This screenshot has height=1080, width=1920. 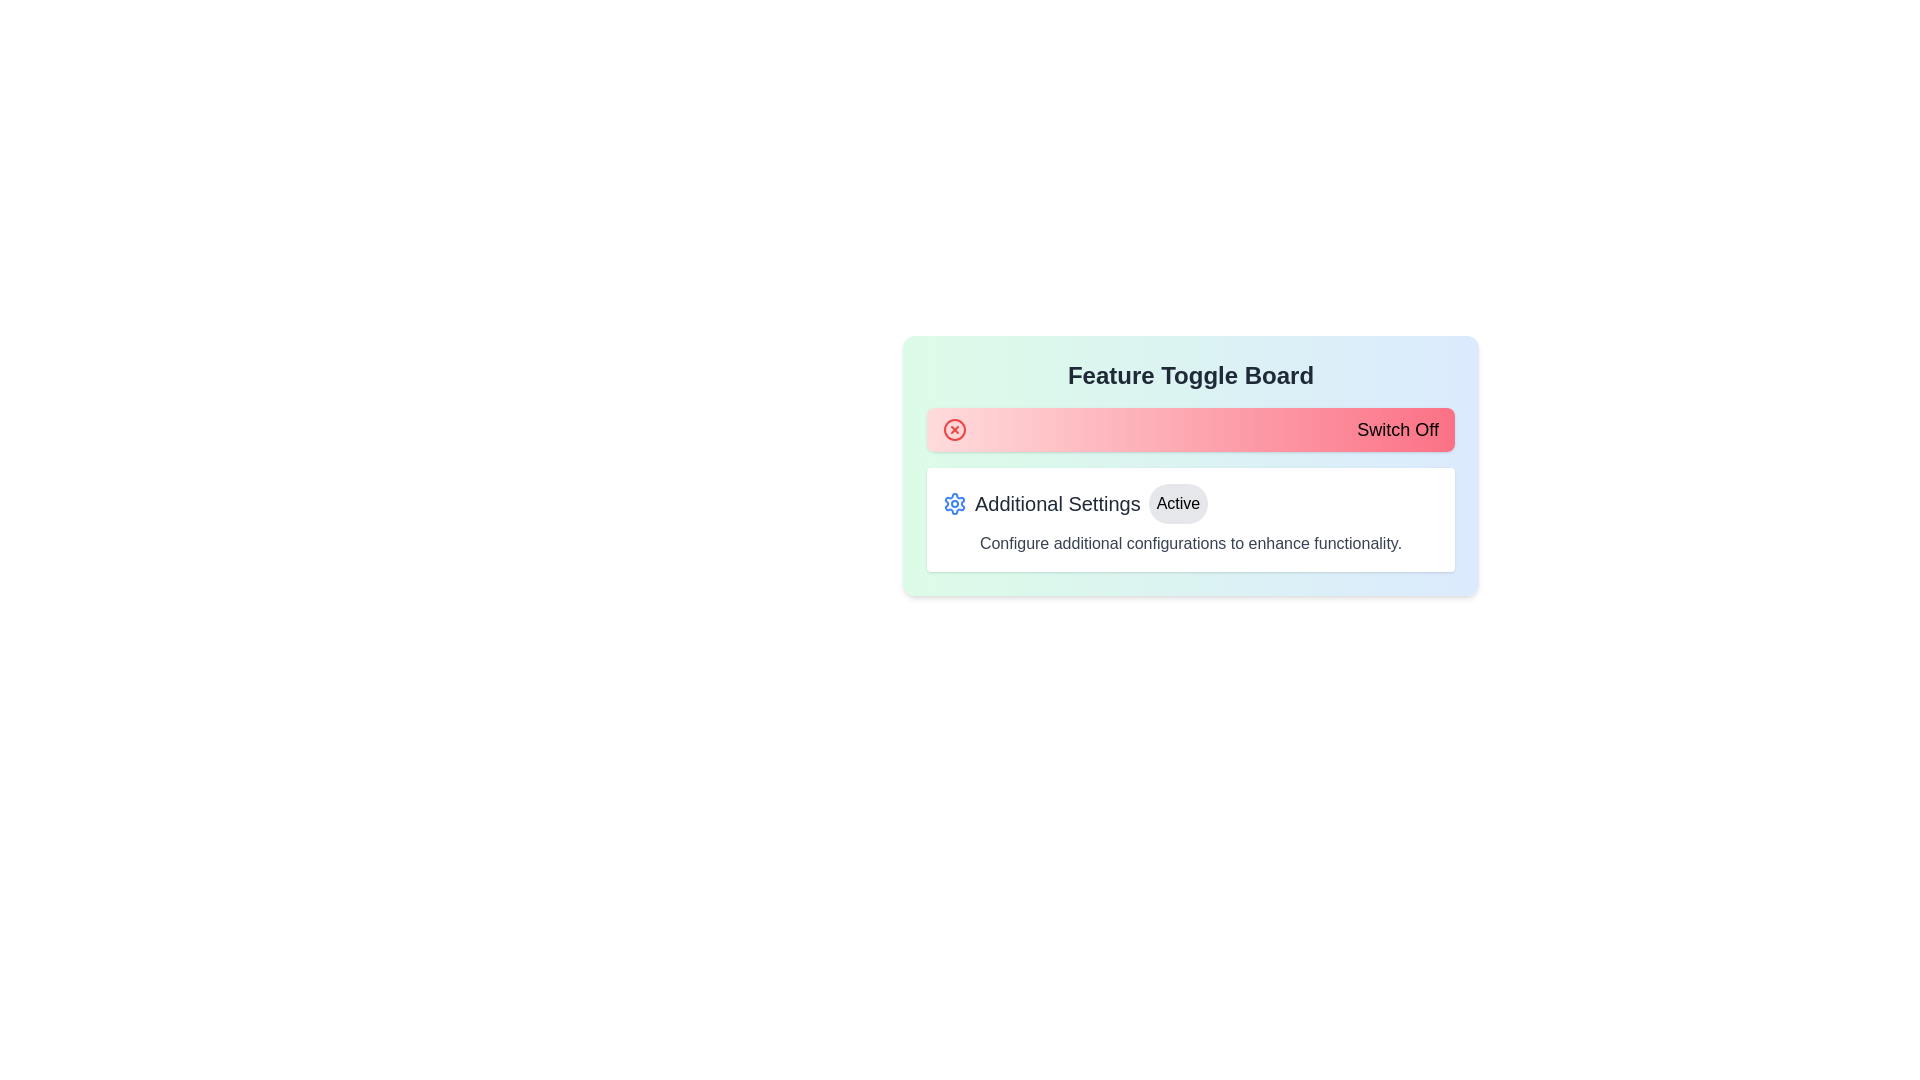 What do you see at coordinates (954, 503) in the screenshot?
I see `the circular light blue settings icon with a gear shape, located on the left side of the 'Additional Settings' label` at bounding box center [954, 503].